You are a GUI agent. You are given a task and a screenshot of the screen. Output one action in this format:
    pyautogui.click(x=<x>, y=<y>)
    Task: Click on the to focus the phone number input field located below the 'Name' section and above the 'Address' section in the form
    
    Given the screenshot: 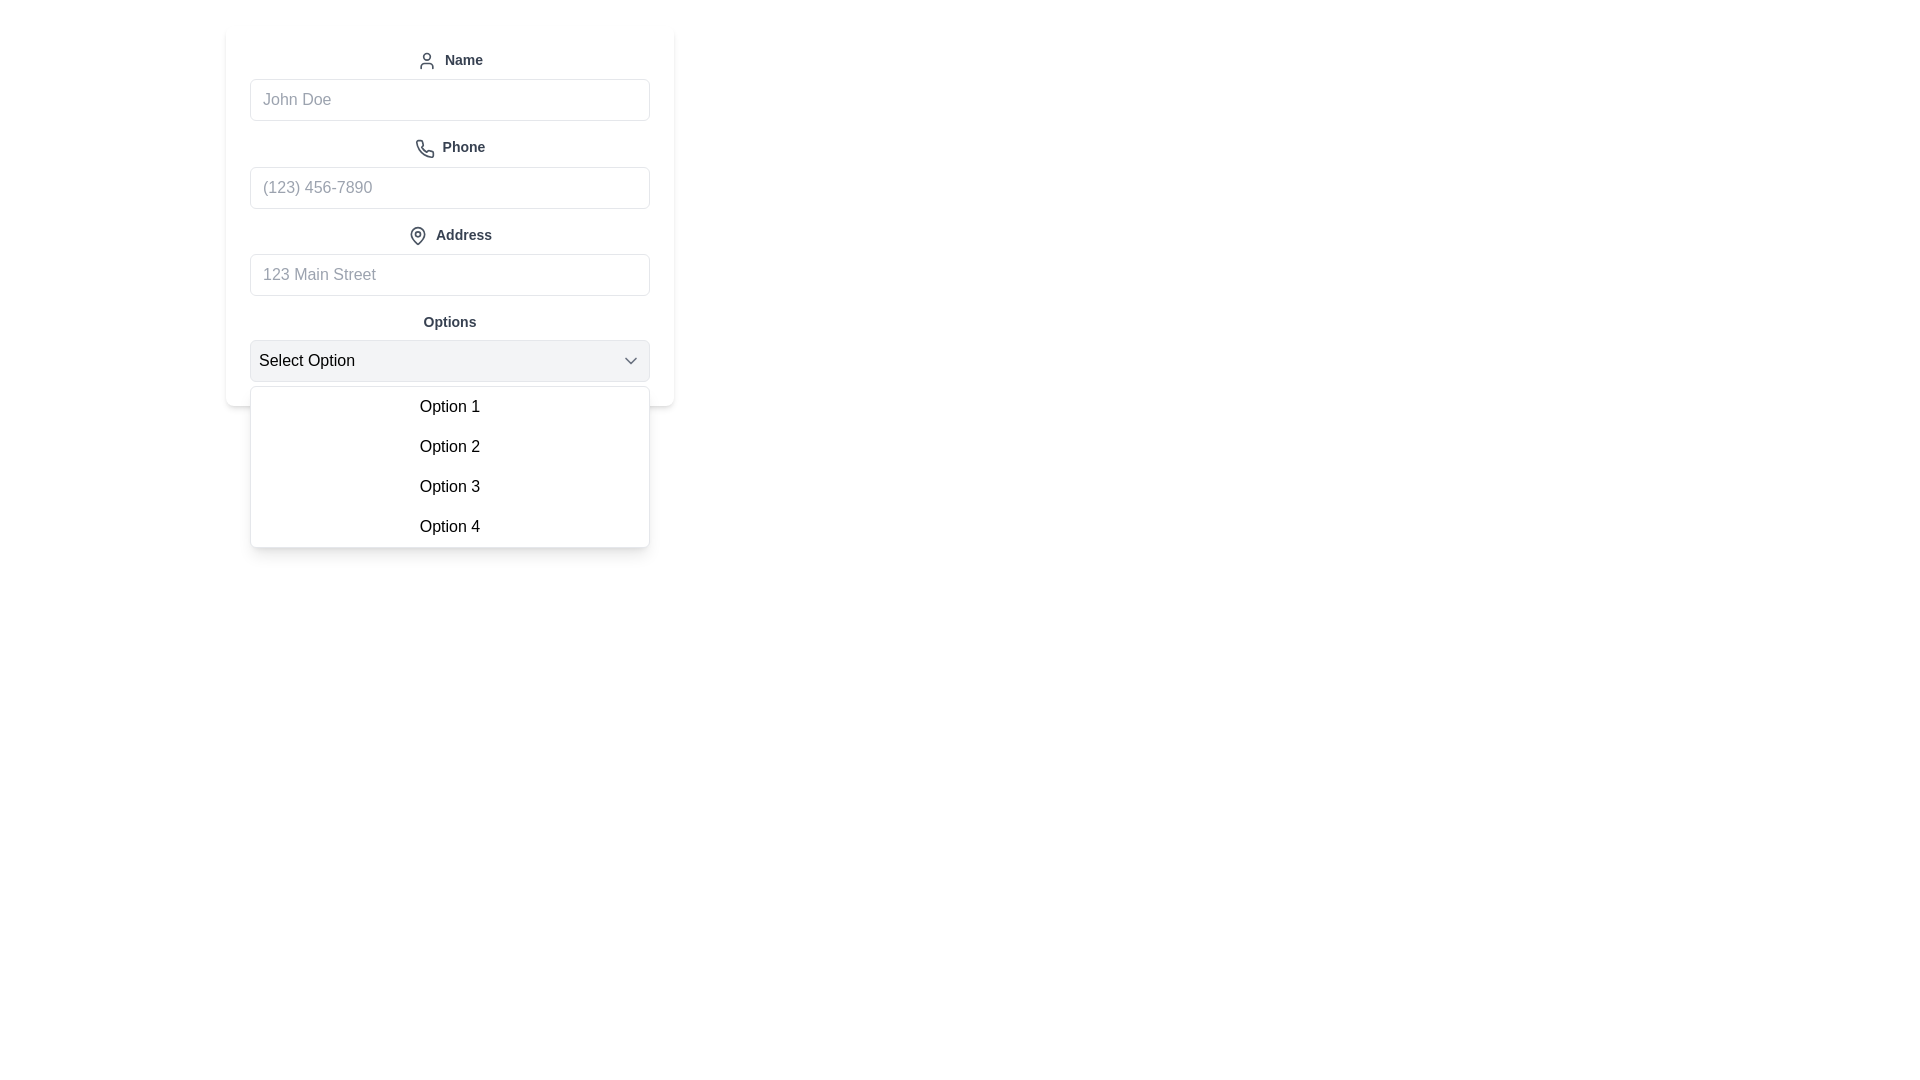 What is the action you would take?
    pyautogui.click(x=449, y=171)
    